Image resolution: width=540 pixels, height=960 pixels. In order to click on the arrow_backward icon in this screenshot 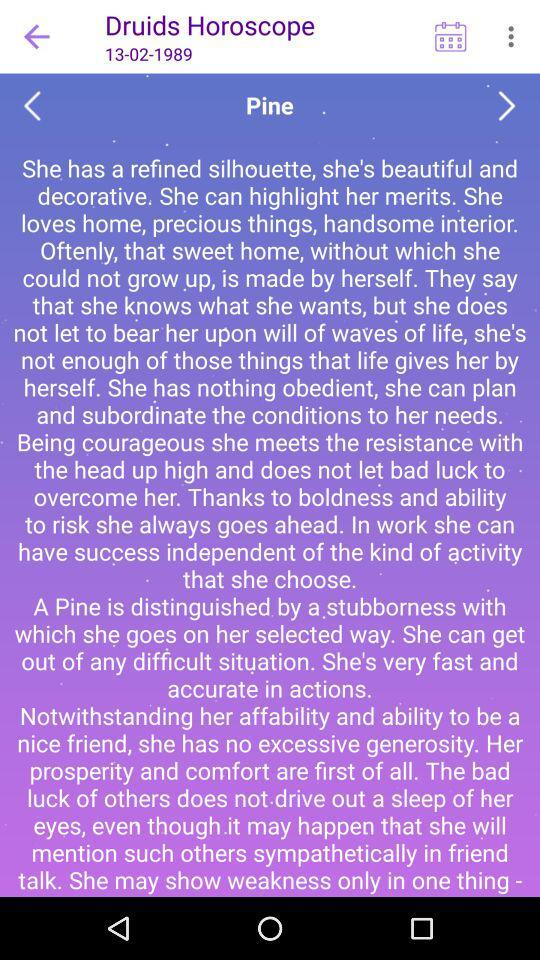, I will do `click(31, 106)`.